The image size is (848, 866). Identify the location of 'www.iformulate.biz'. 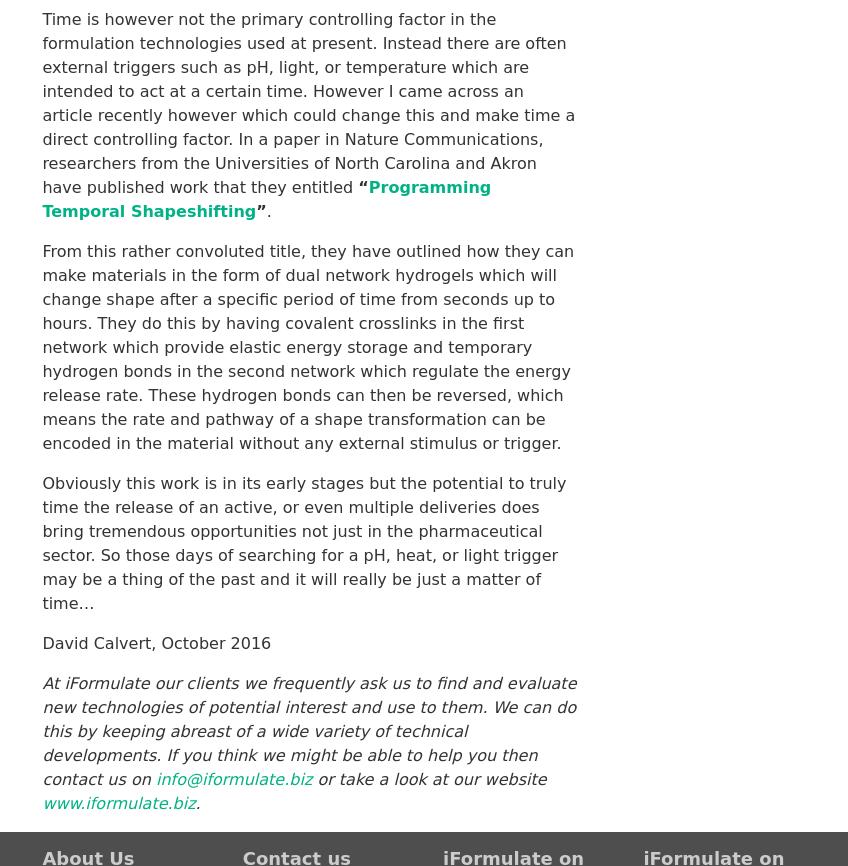
(117, 801).